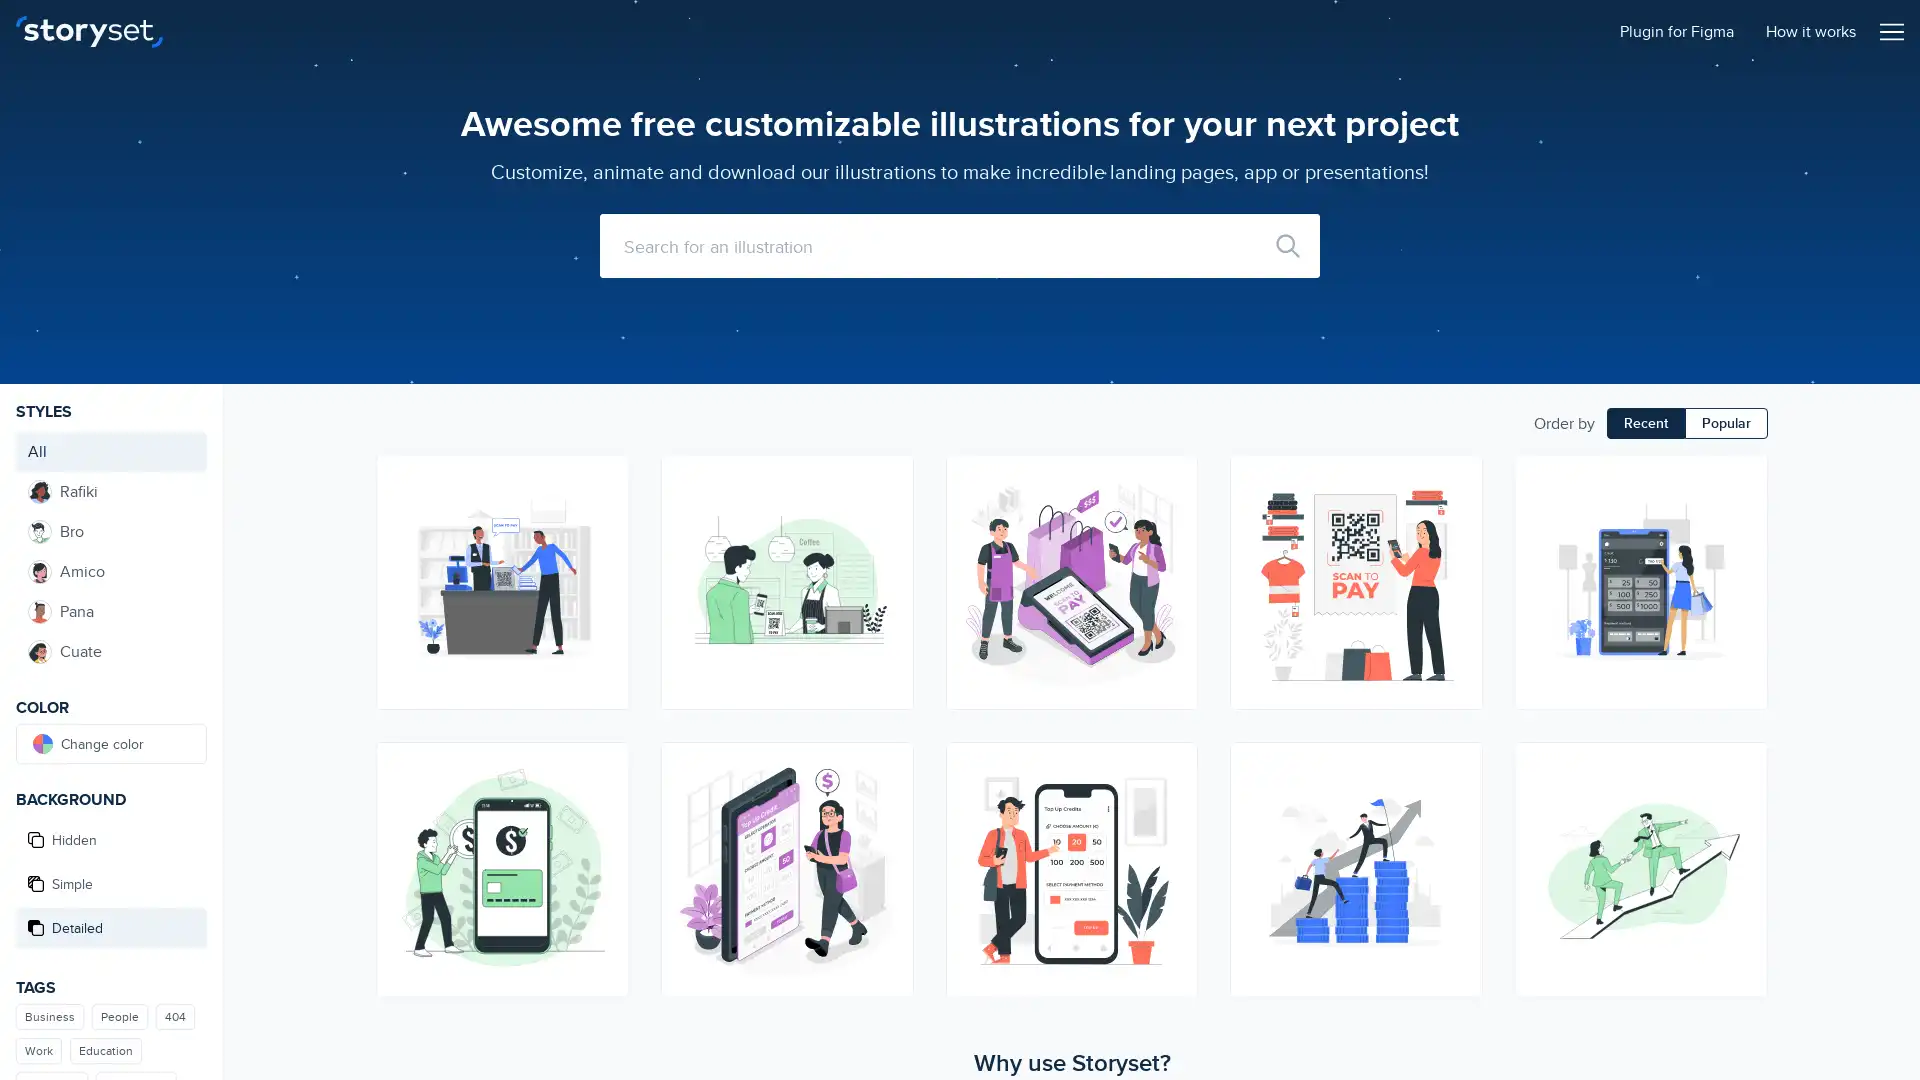 This screenshot has width=1920, height=1080. I want to click on wand icon Animate, so click(602, 765).